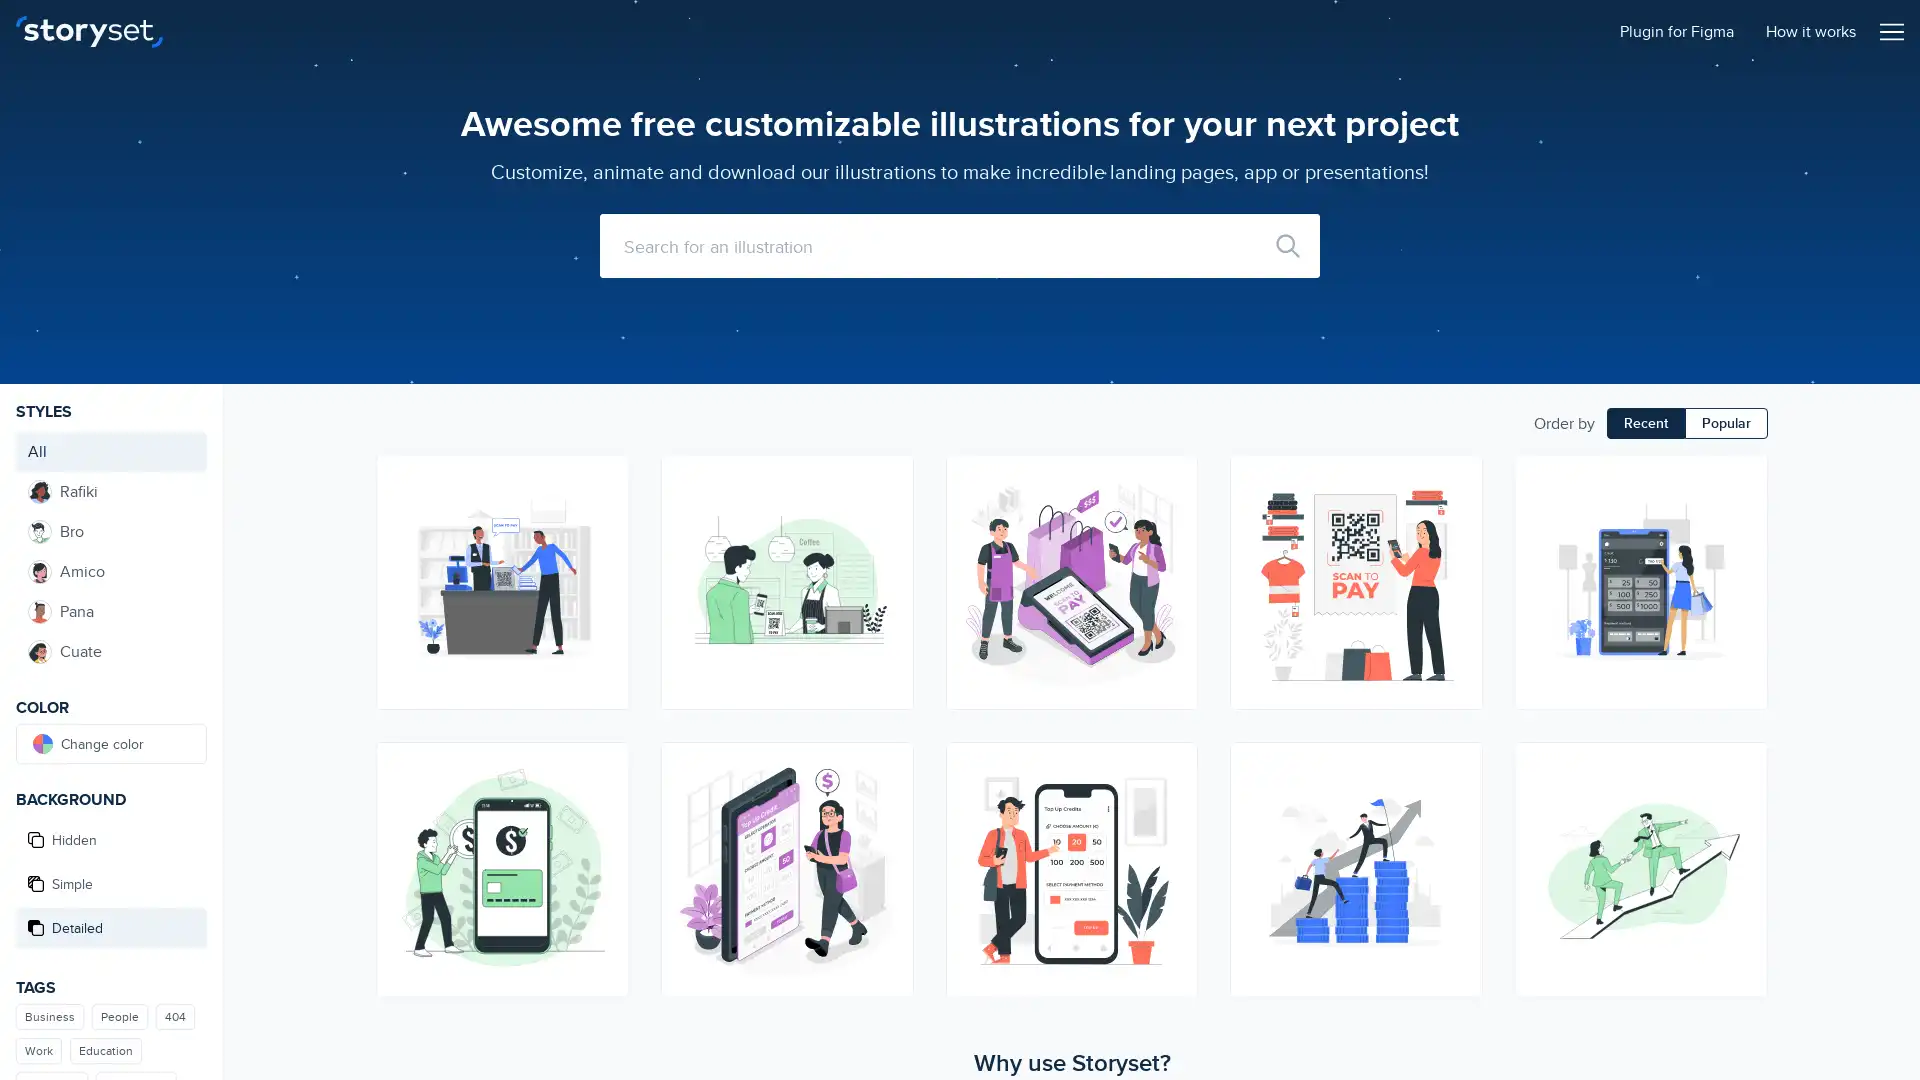 This screenshot has width=1920, height=1080. I want to click on wand icon Animate, so click(602, 765).